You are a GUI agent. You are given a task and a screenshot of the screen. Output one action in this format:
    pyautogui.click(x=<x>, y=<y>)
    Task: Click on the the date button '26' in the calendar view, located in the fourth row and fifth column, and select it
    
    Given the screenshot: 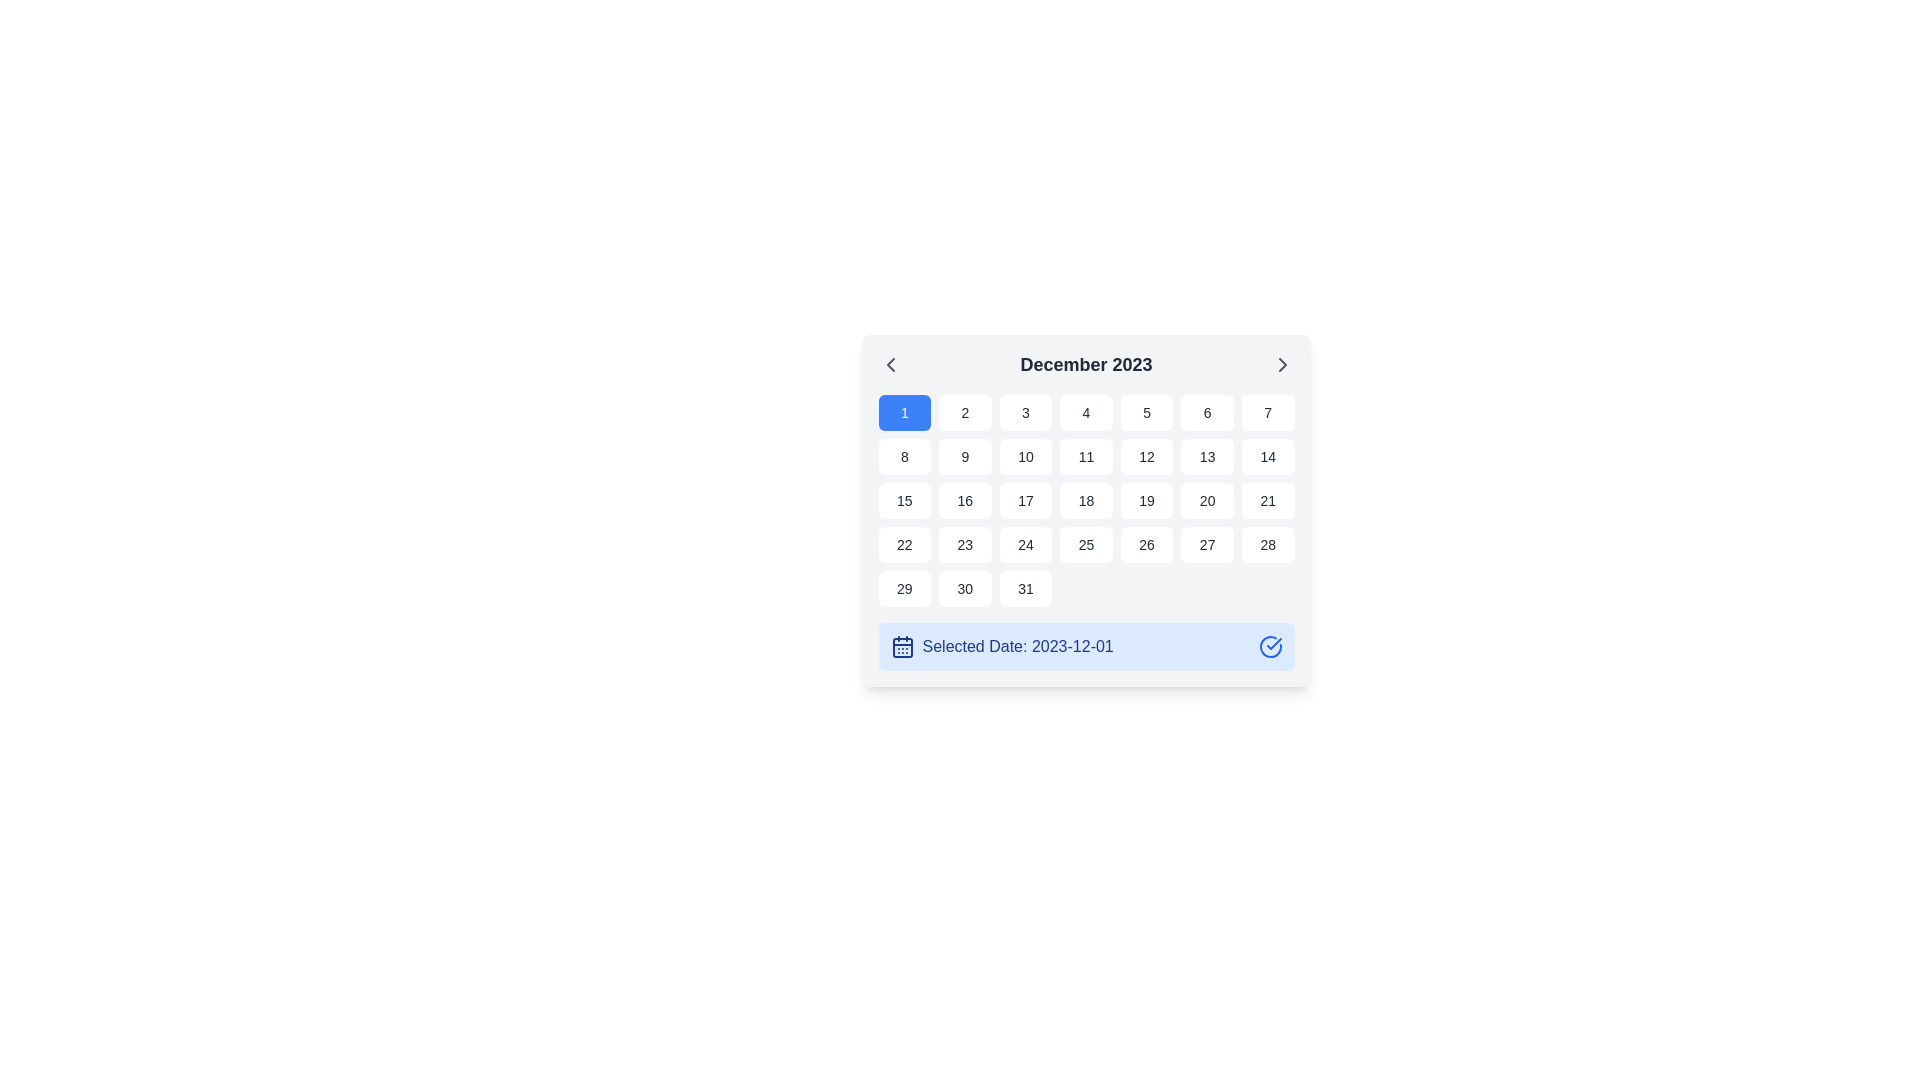 What is the action you would take?
    pyautogui.click(x=1147, y=544)
    